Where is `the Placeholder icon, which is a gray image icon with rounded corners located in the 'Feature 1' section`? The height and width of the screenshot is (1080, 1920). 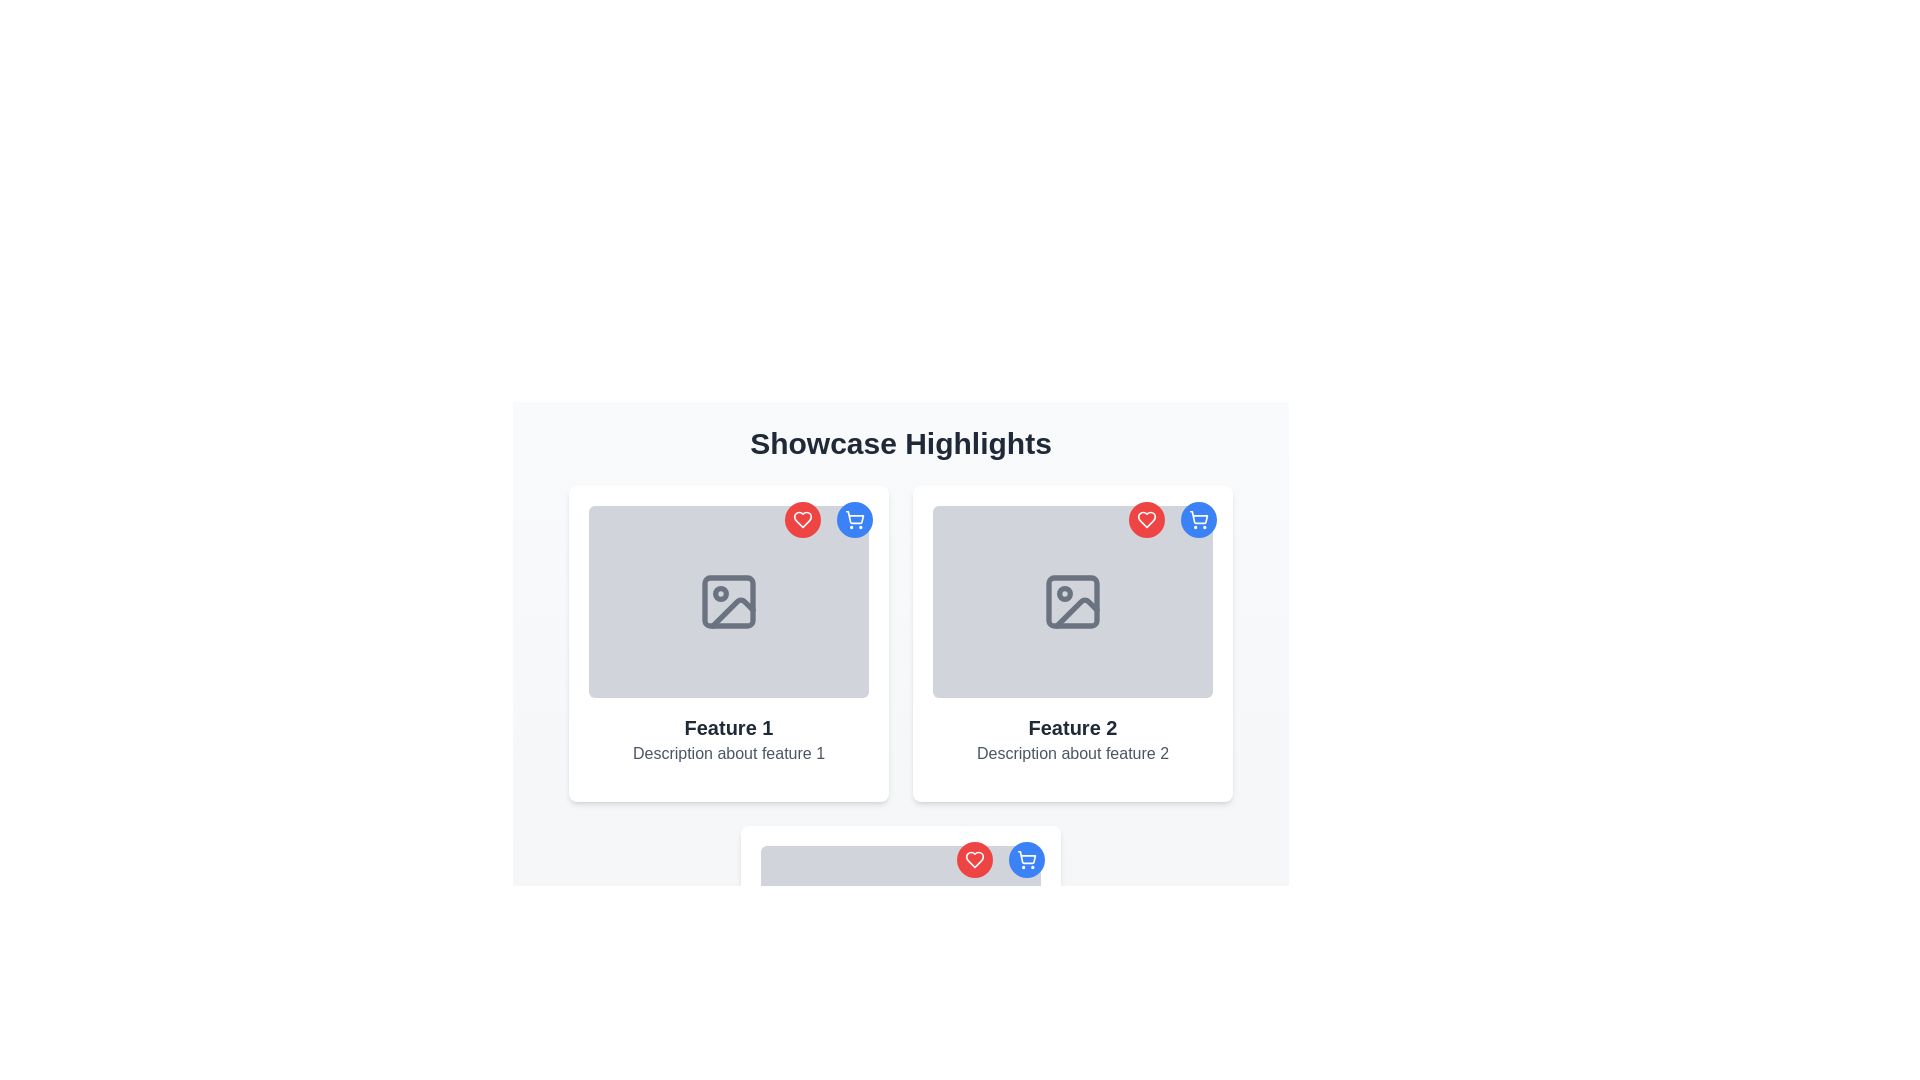 the Placeholder icon, which is a gray image icon with rounded corners located in the 'Feature 1' section is located at coordinates (728, 600).